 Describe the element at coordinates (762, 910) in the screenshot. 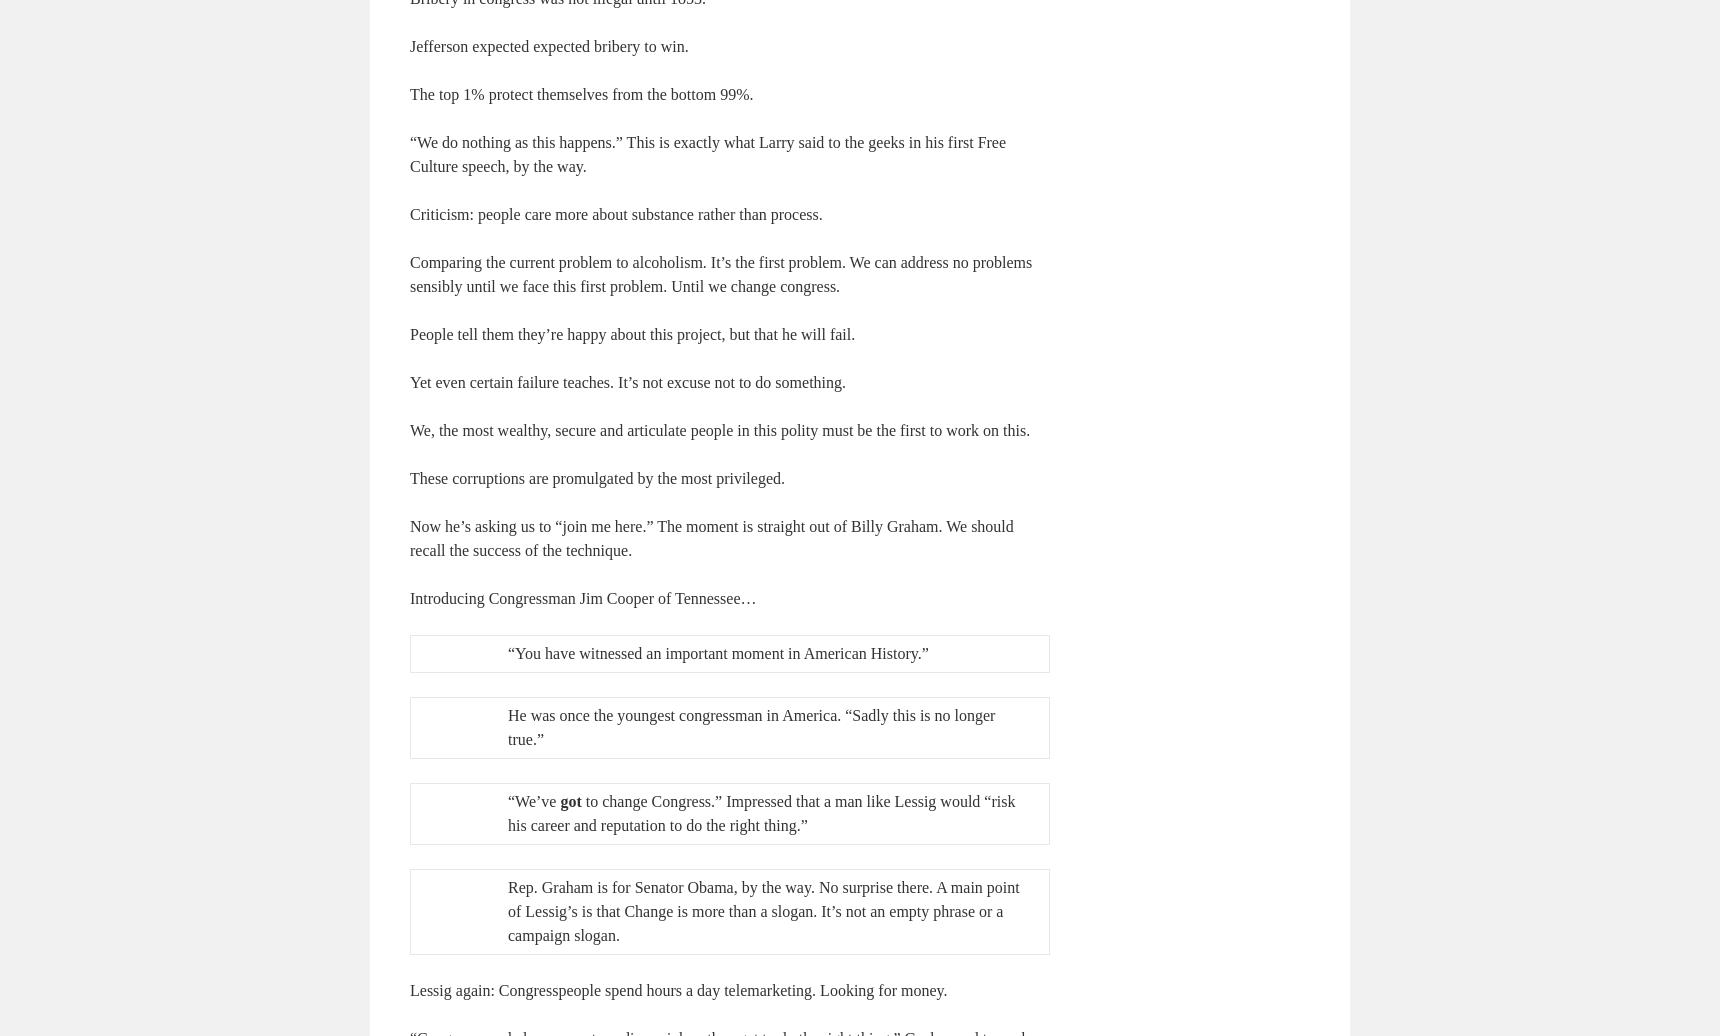

I see `'Rep. Graham is for Senator Obama, by the way. No surprise there. A main point of Lessig’s is that Change is more than a slogan. It’s not an empty phrase or a campaign slogan.'` at that location.